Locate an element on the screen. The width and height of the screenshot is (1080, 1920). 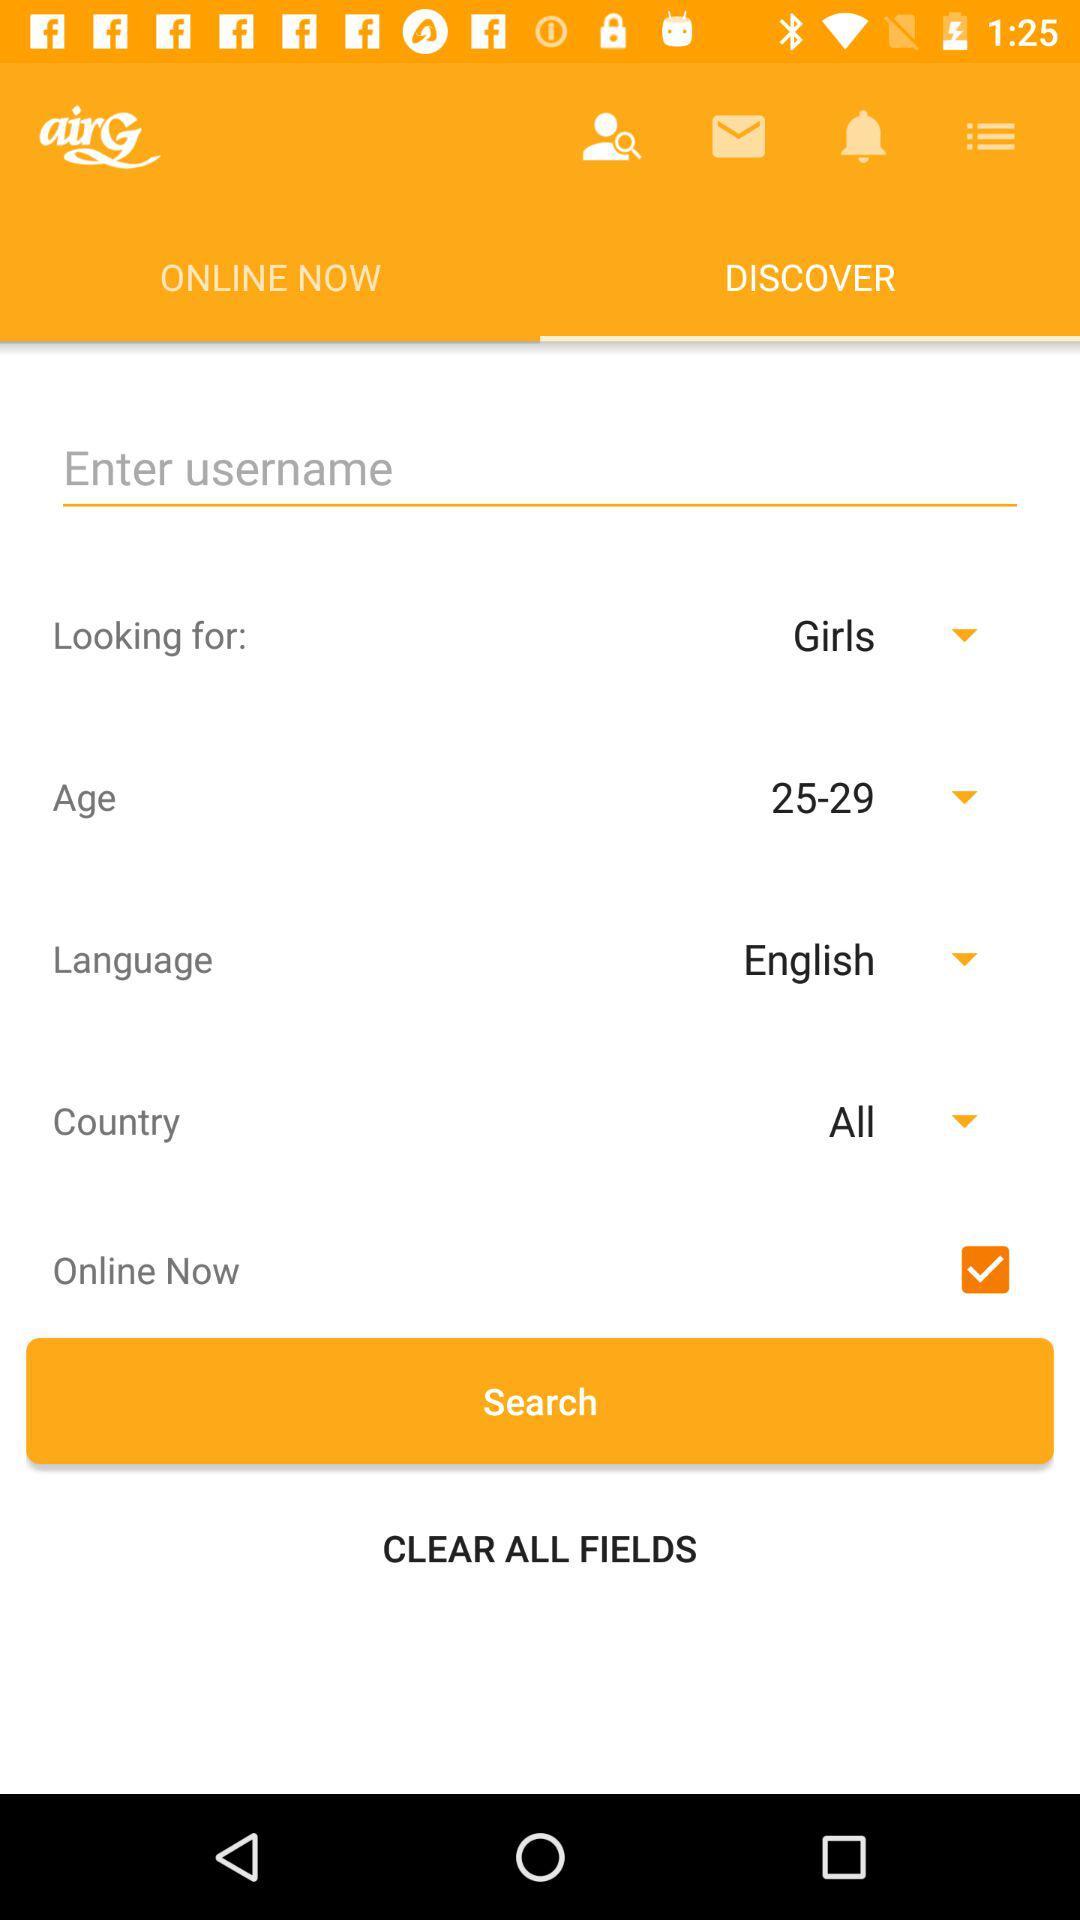
discover item is located at coordinates (810, 275).